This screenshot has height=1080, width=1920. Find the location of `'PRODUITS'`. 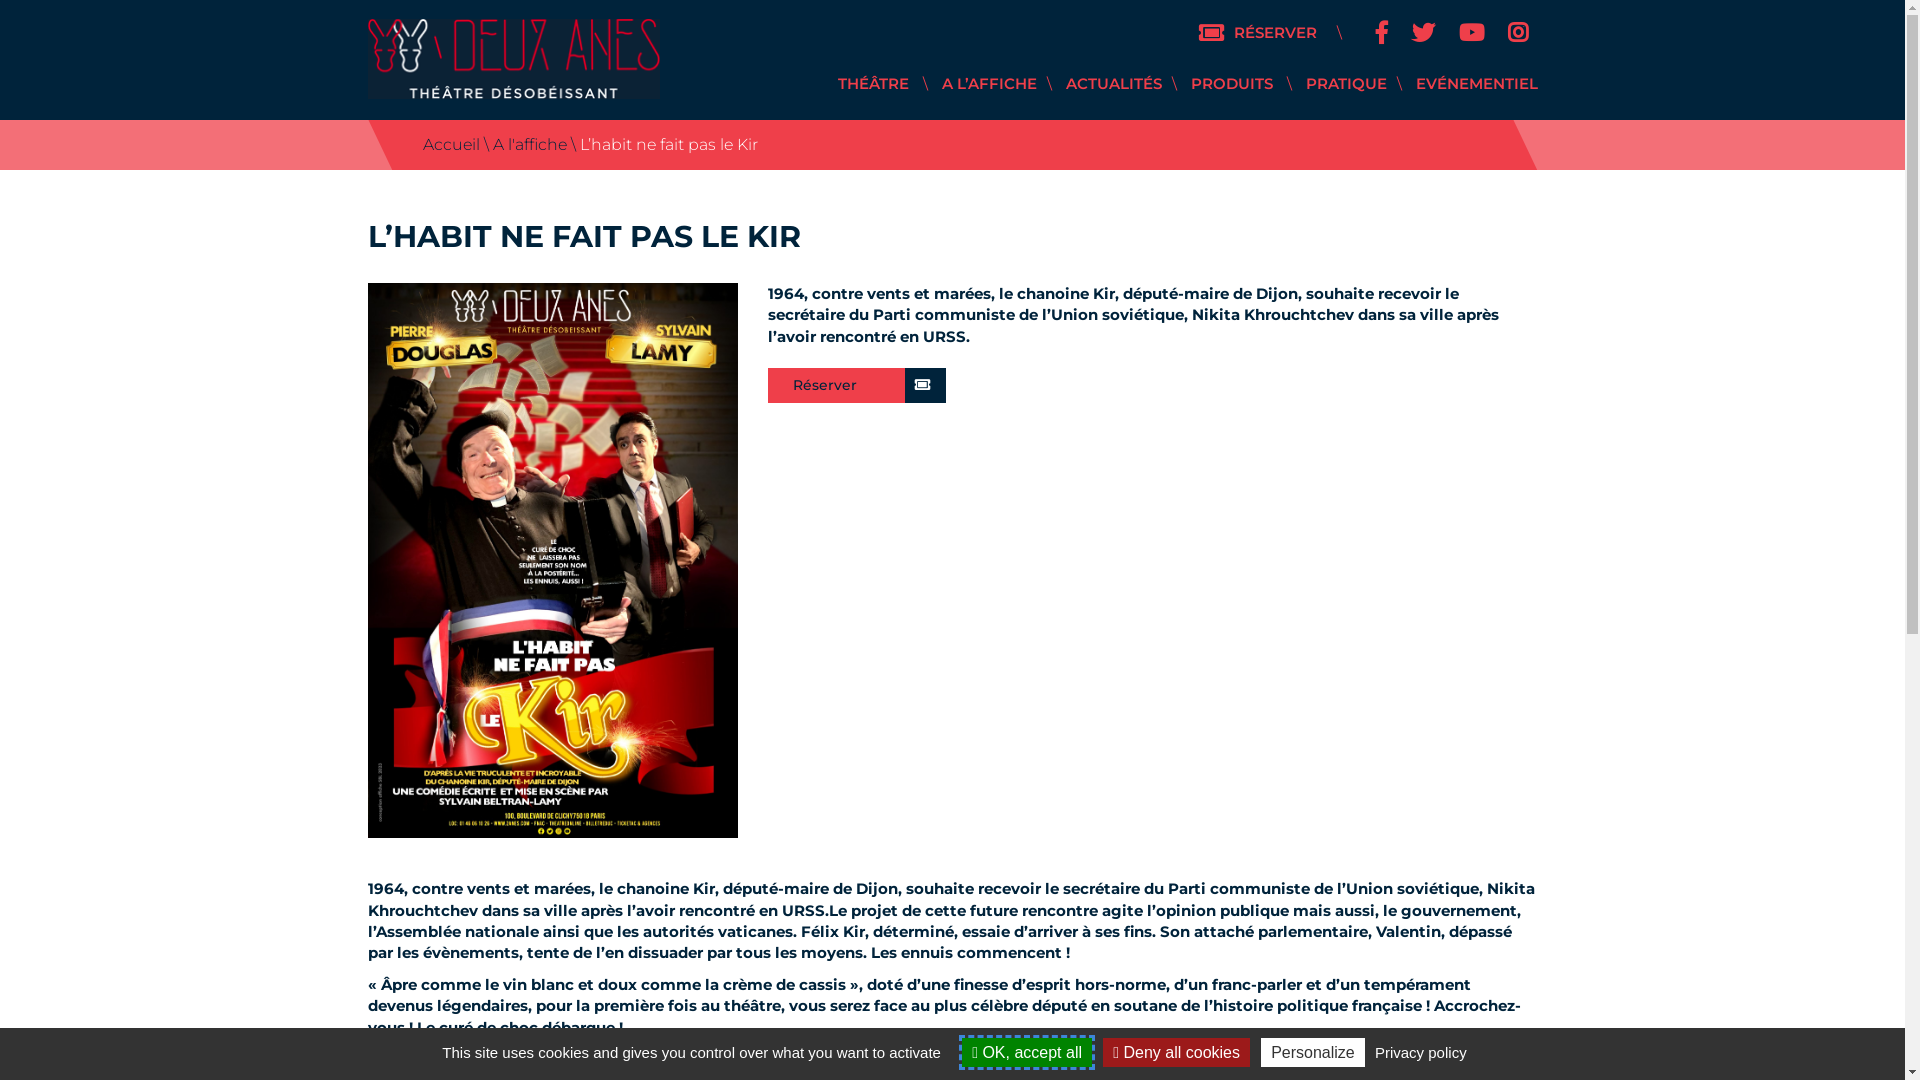

'PRODUITS' is located at coordinates (1229, 82).